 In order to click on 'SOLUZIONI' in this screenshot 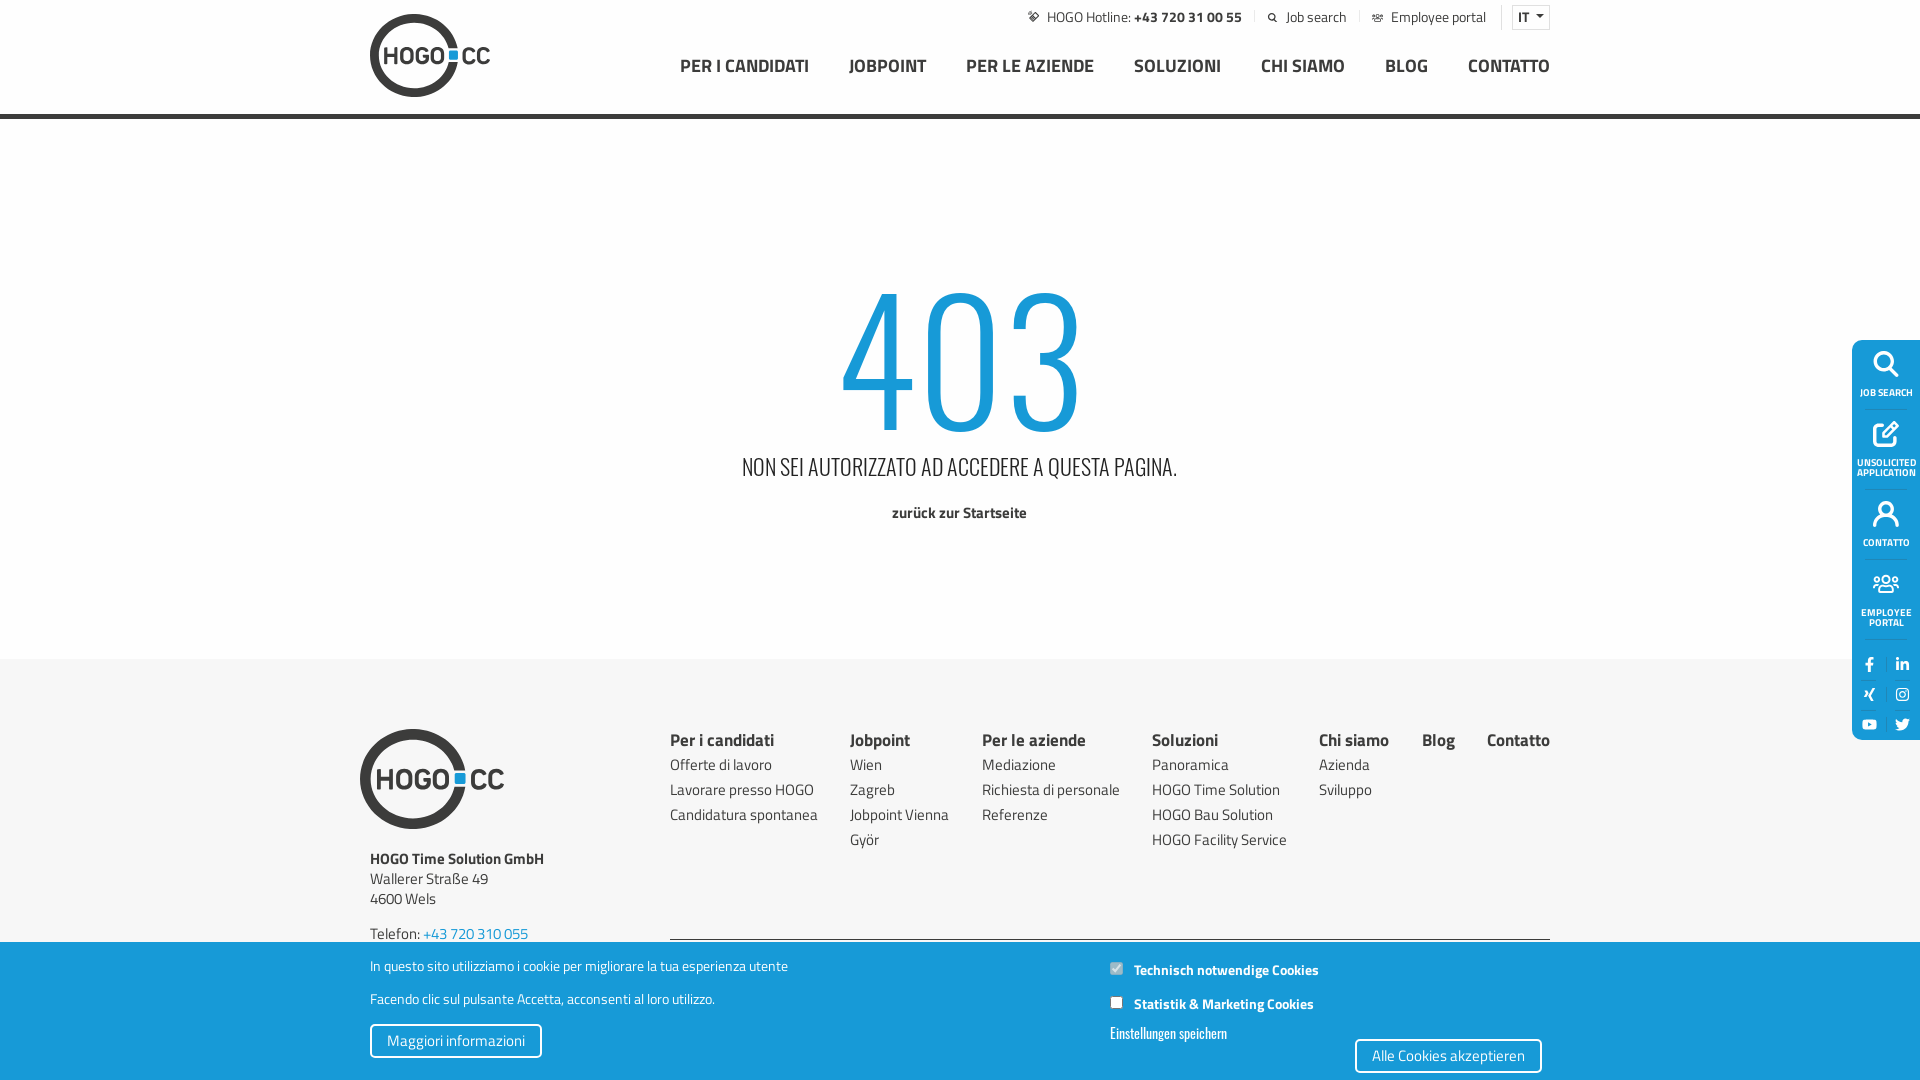, I will do `click(1112, 78)`.